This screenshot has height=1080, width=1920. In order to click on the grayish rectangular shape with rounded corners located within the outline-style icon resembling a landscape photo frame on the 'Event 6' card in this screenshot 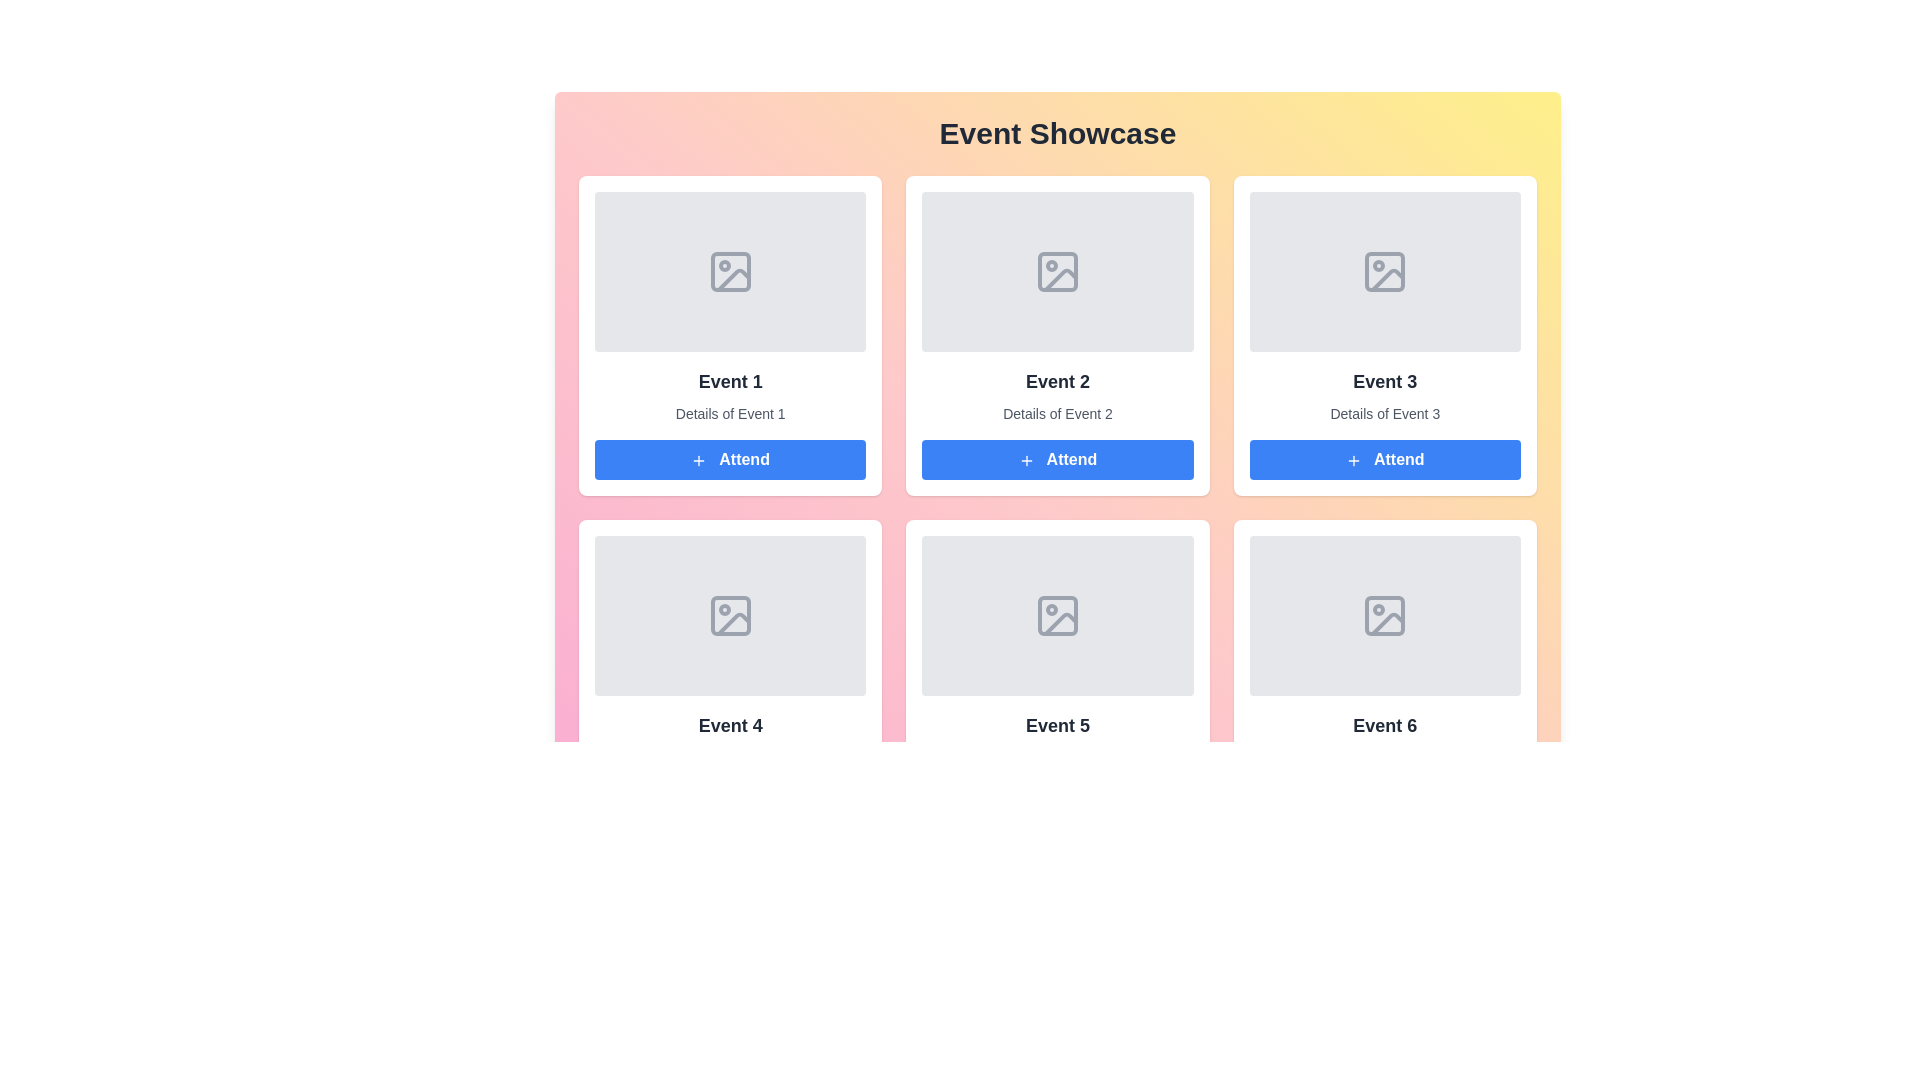, I will do `click(1384, 615)`.